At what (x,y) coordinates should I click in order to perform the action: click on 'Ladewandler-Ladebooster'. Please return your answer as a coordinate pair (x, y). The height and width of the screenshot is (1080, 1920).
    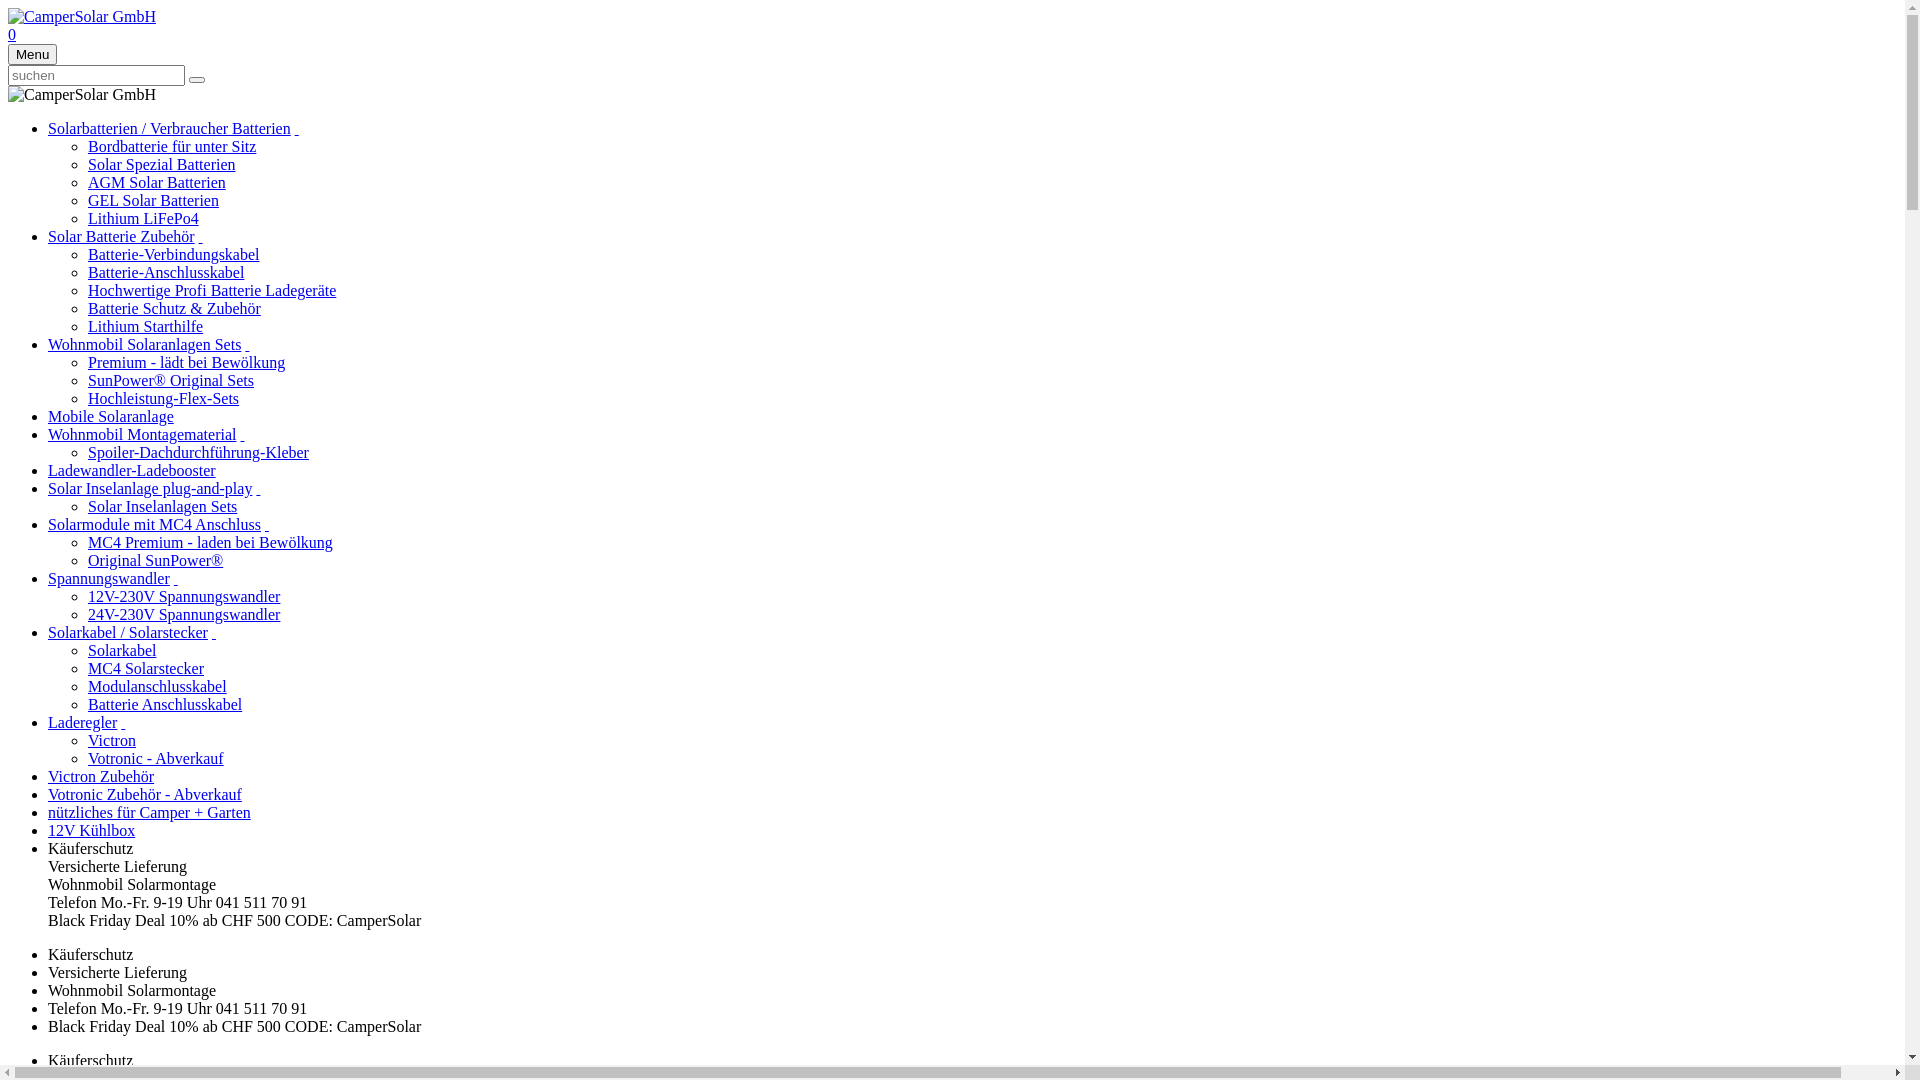
    Looking at the image, I should click on (131, 470).